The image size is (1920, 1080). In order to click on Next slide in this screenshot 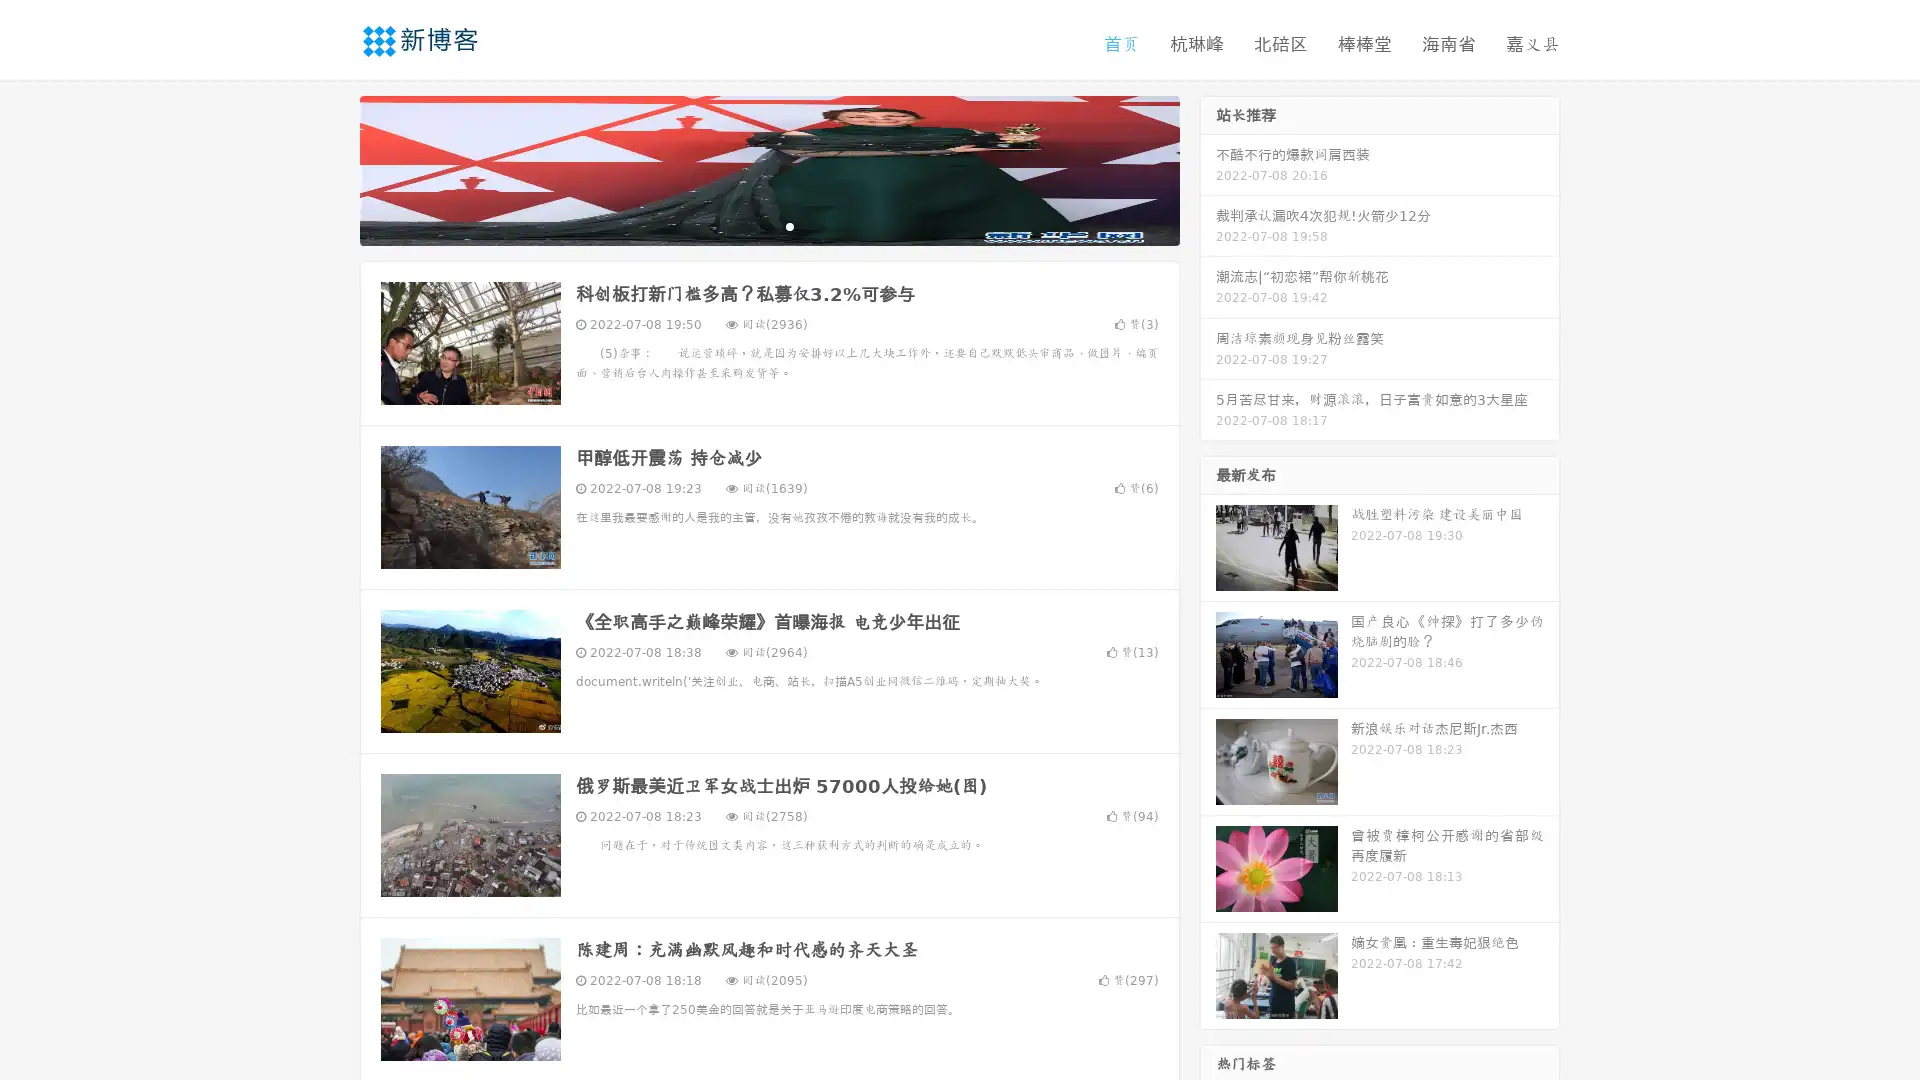, I will do `click(1208, 168)`.